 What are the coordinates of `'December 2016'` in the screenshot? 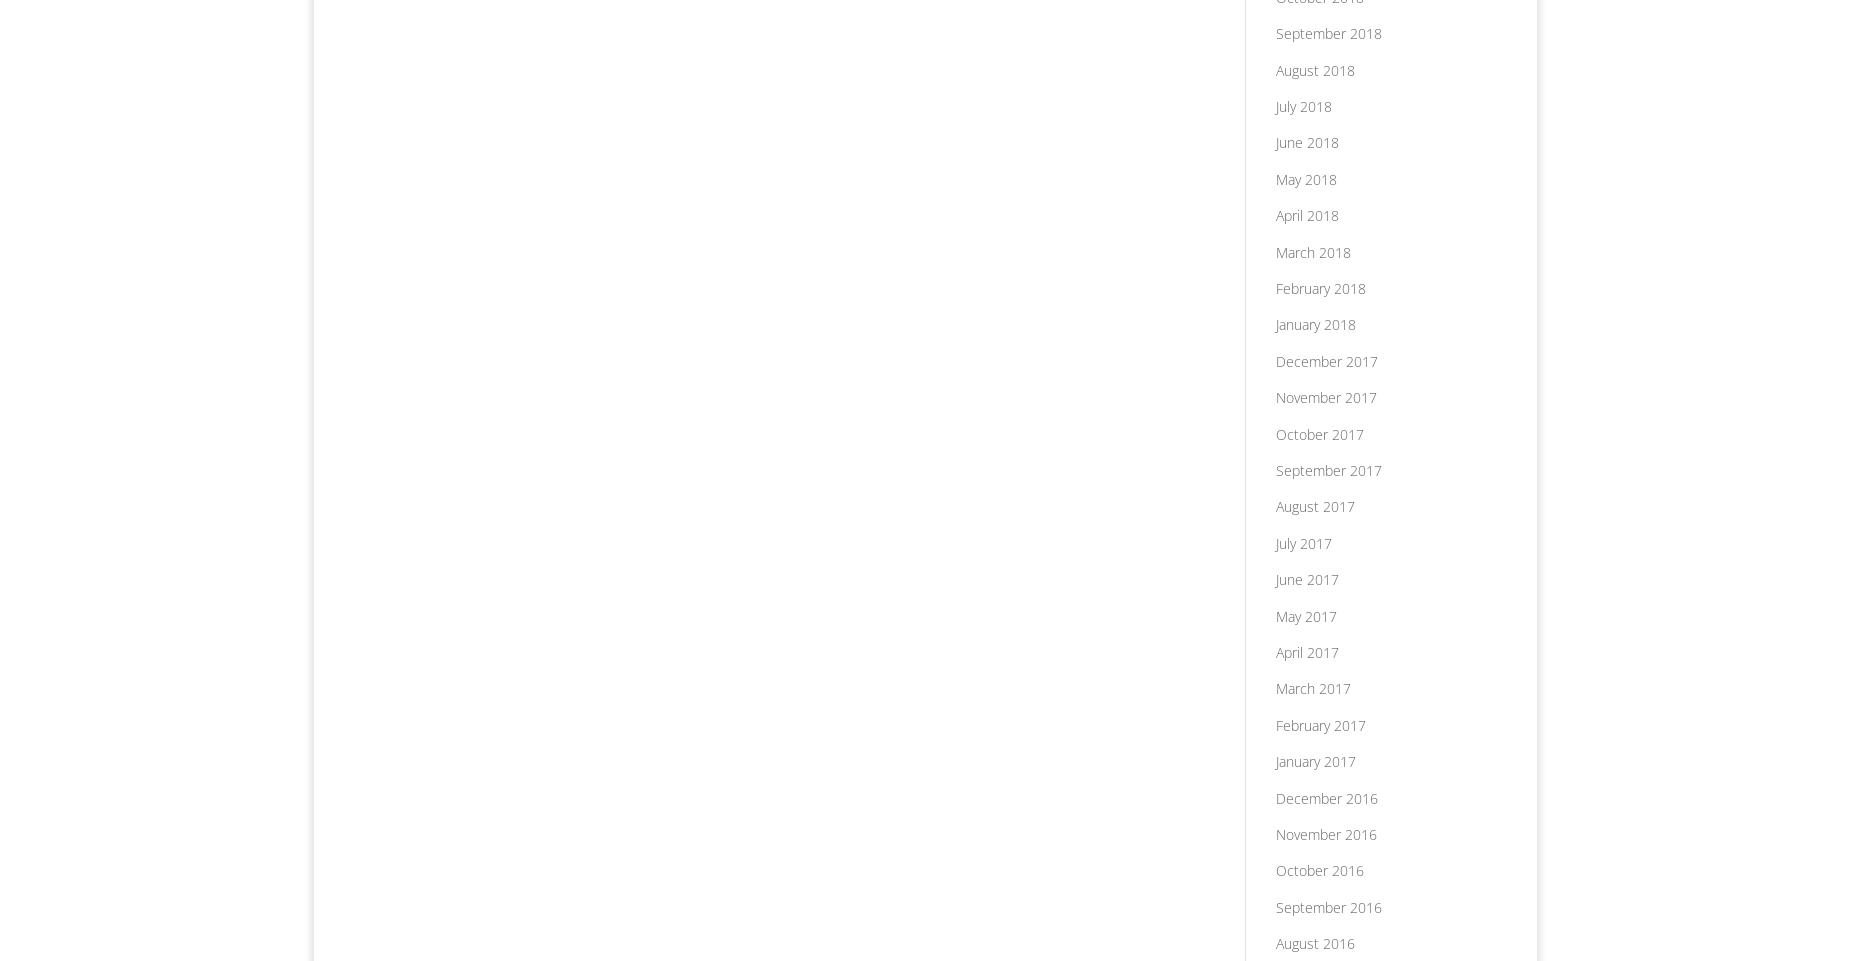 It's located at (1325, 796).